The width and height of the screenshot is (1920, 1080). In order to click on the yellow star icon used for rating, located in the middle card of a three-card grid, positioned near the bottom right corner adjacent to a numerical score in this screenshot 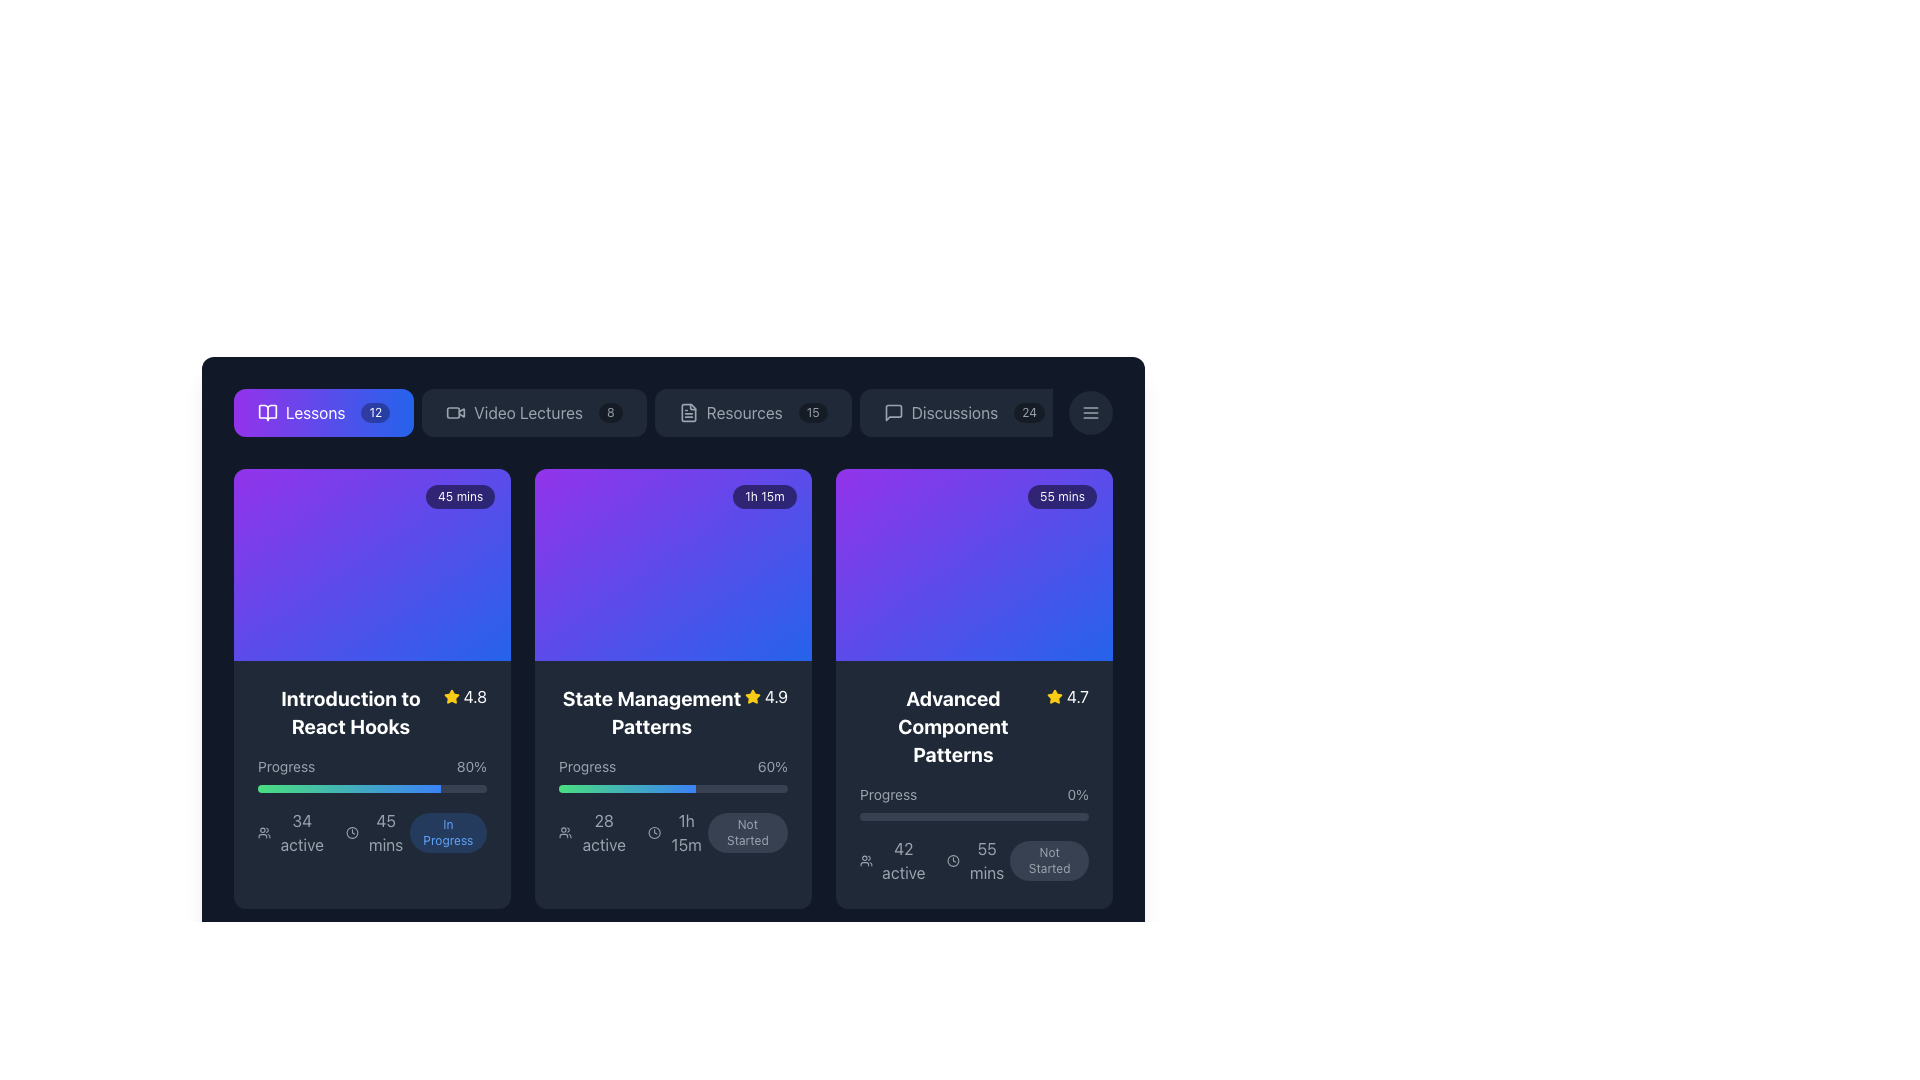, I will do `click(1053, 695)`.